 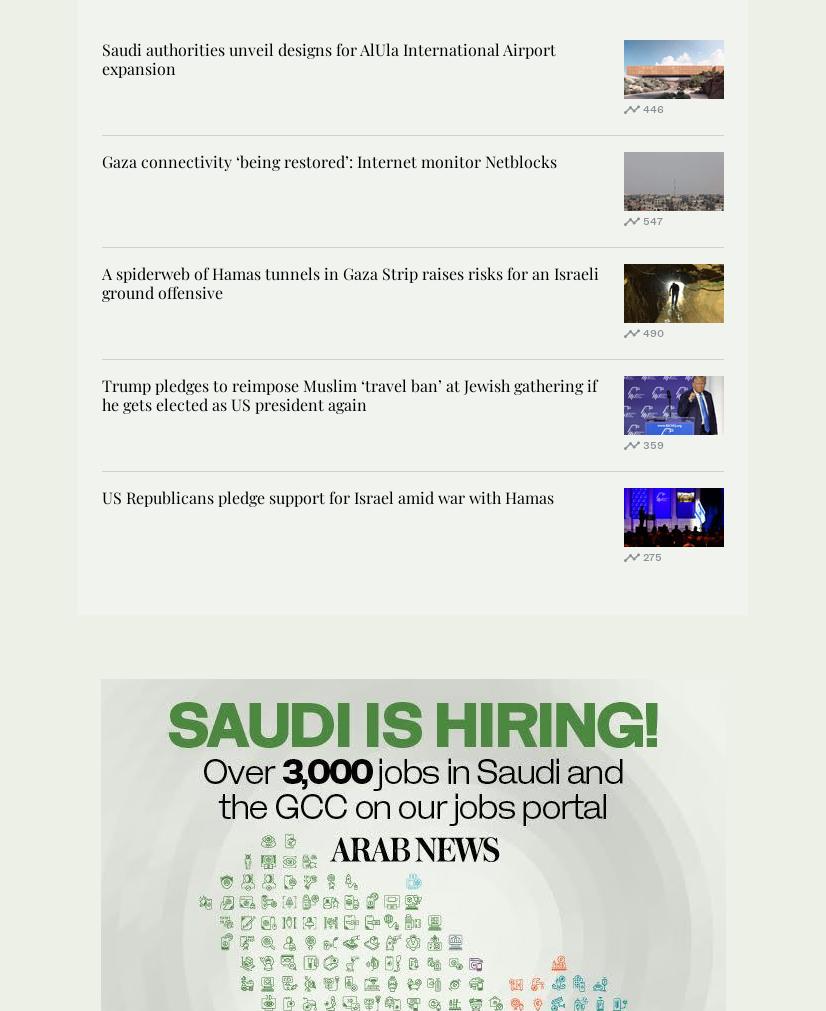 What do you see at coordinates (101, 282) in the screenshot?
I see `'A spiderweb of Hamas tunnels in Gaza Strip raises risks for an Israeli ground offensive'` at bounding box center [101, 282].